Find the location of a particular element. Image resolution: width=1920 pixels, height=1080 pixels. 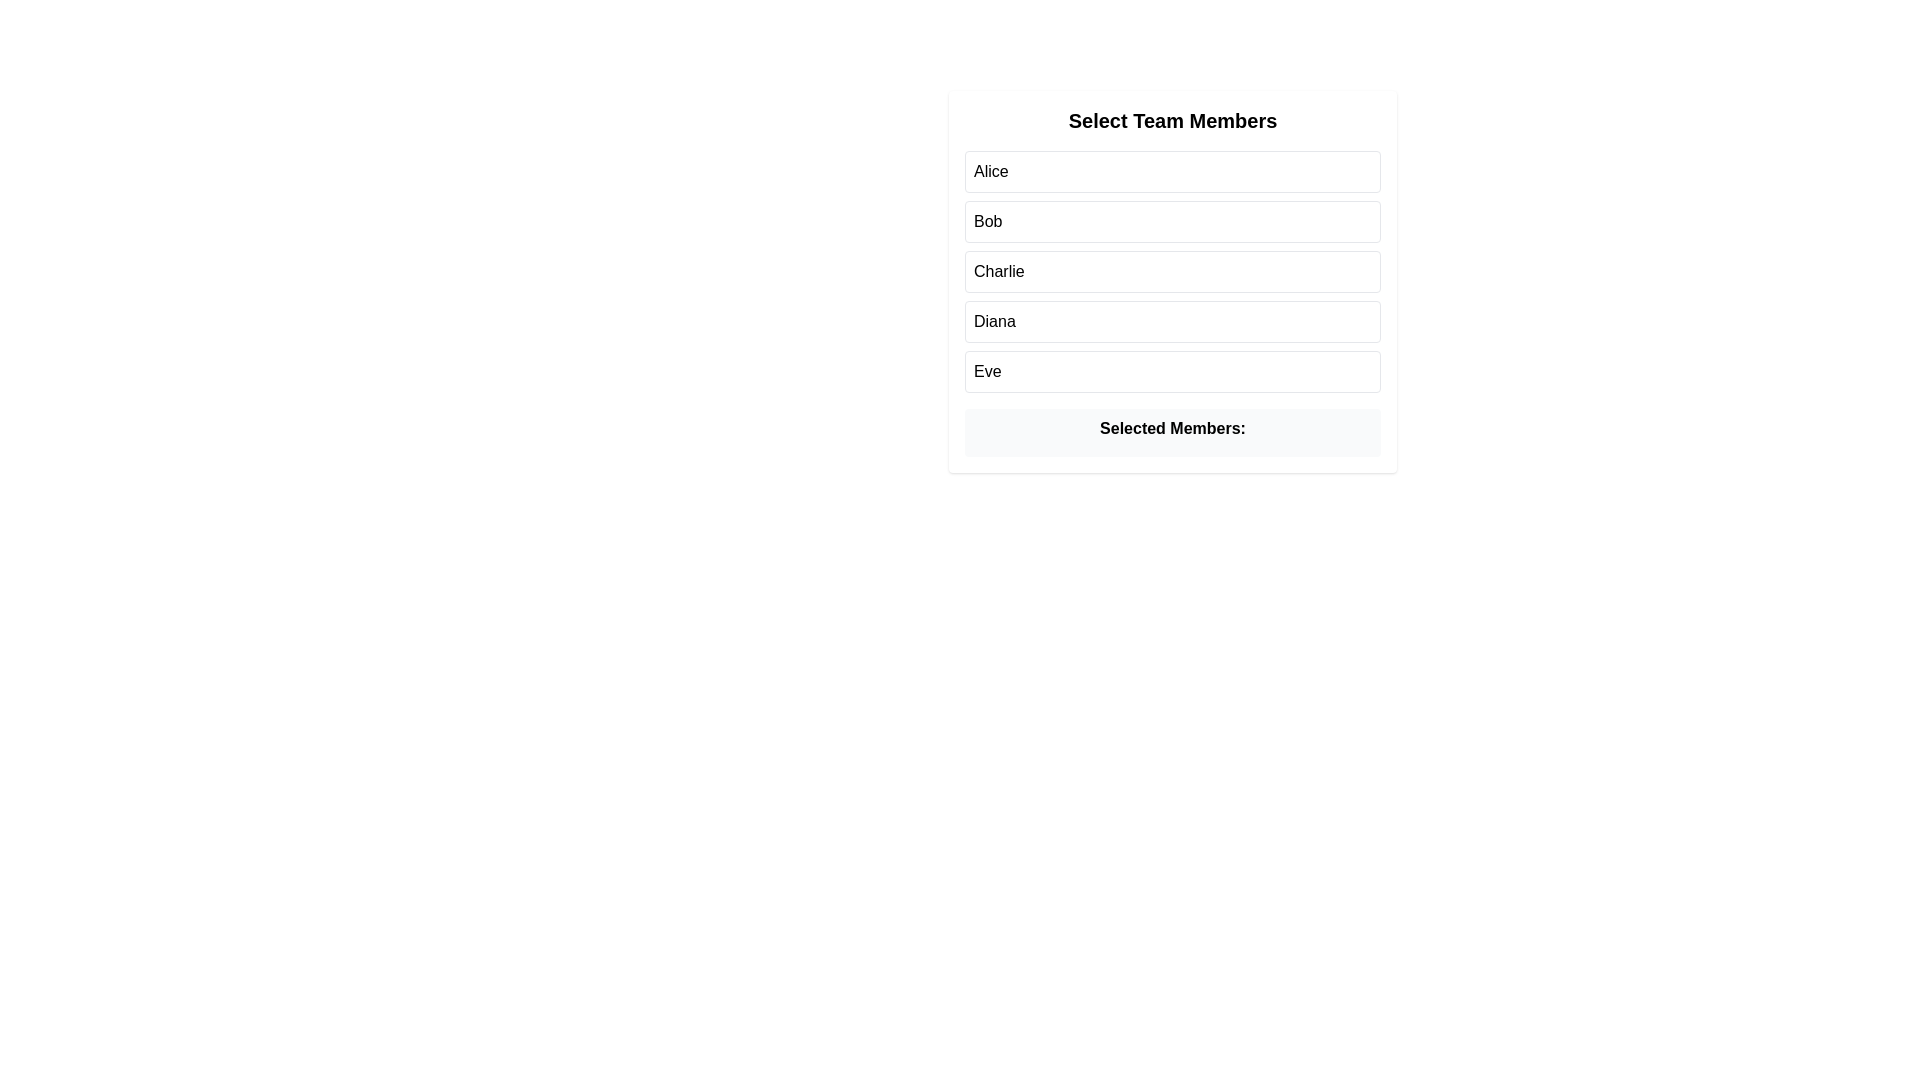

the title label indicating the beginning of the section where selected members are displayed, located beneath the selectable options 'Alice', 'Bob', 'Charlie', 'Diana', and 'Eve' is located at coordinates (1172, 431).